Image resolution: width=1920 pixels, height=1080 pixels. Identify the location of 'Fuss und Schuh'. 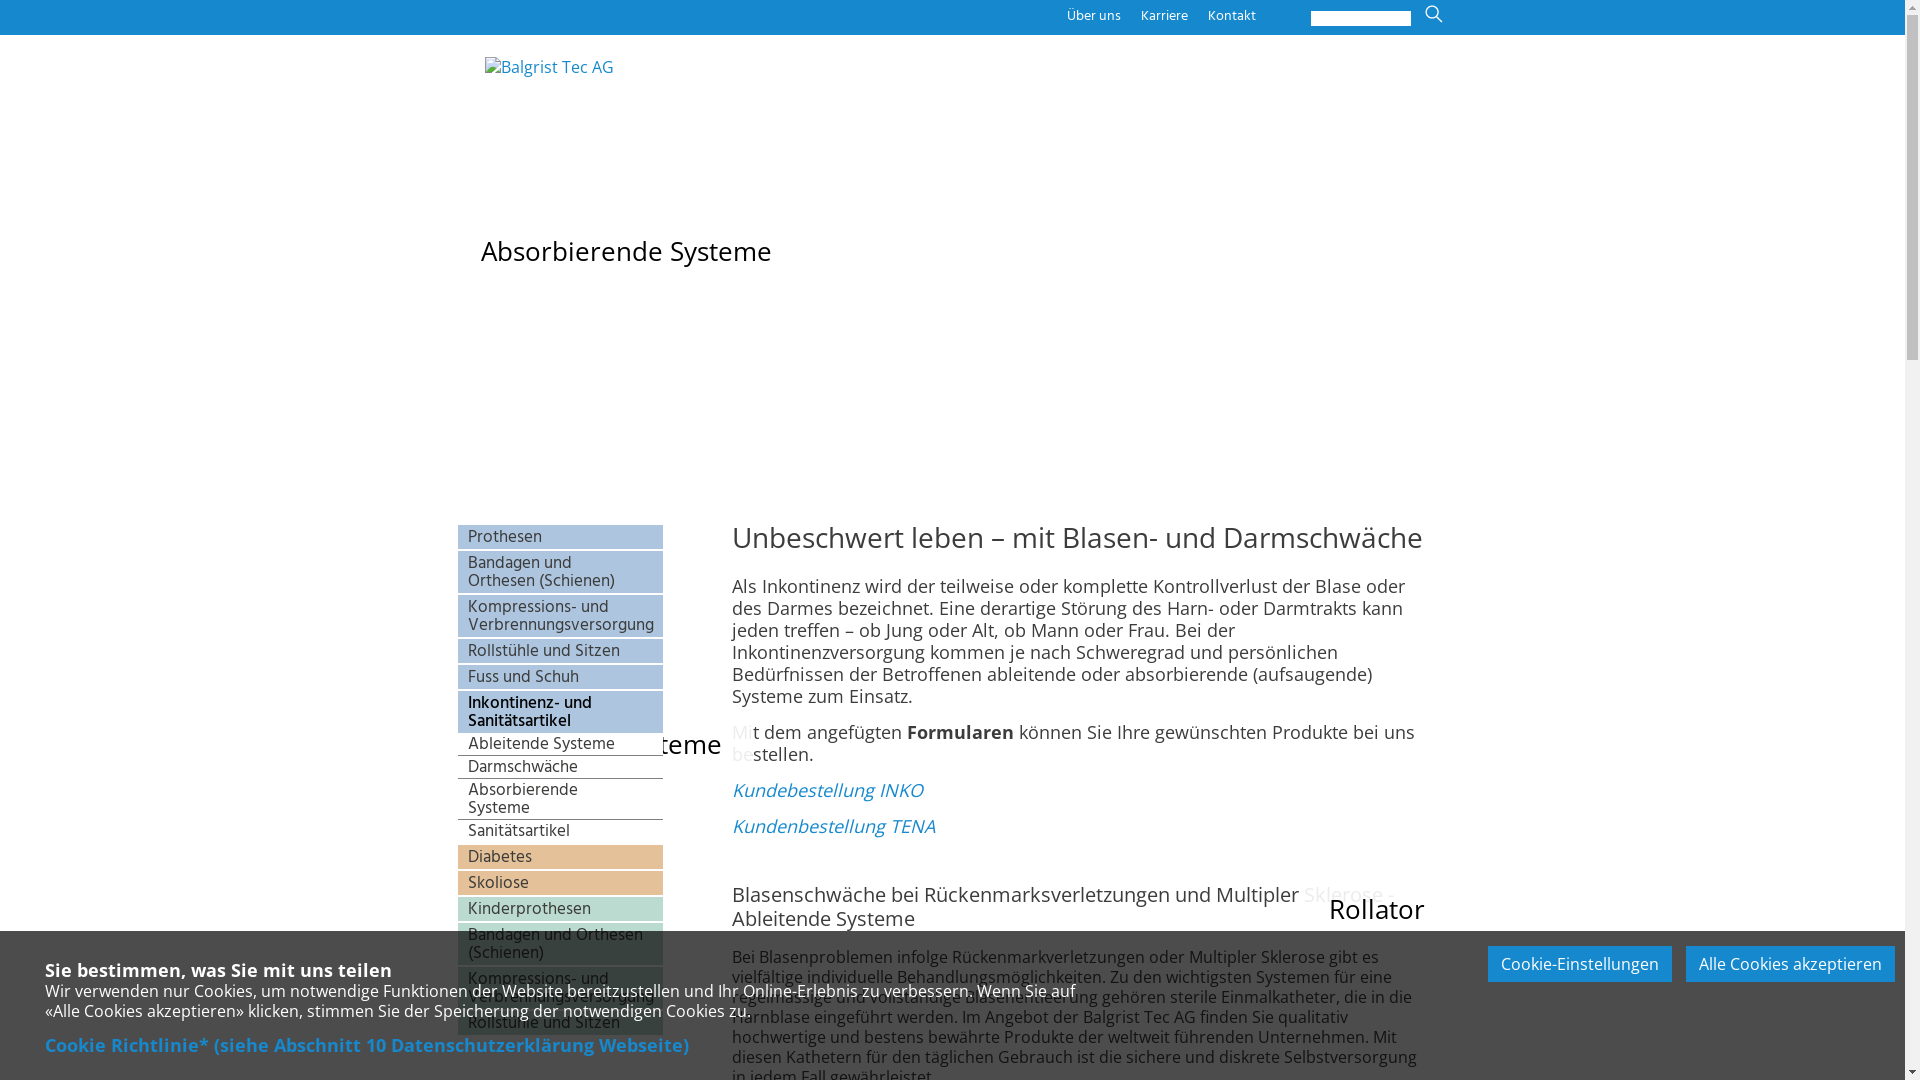
(560, 676).